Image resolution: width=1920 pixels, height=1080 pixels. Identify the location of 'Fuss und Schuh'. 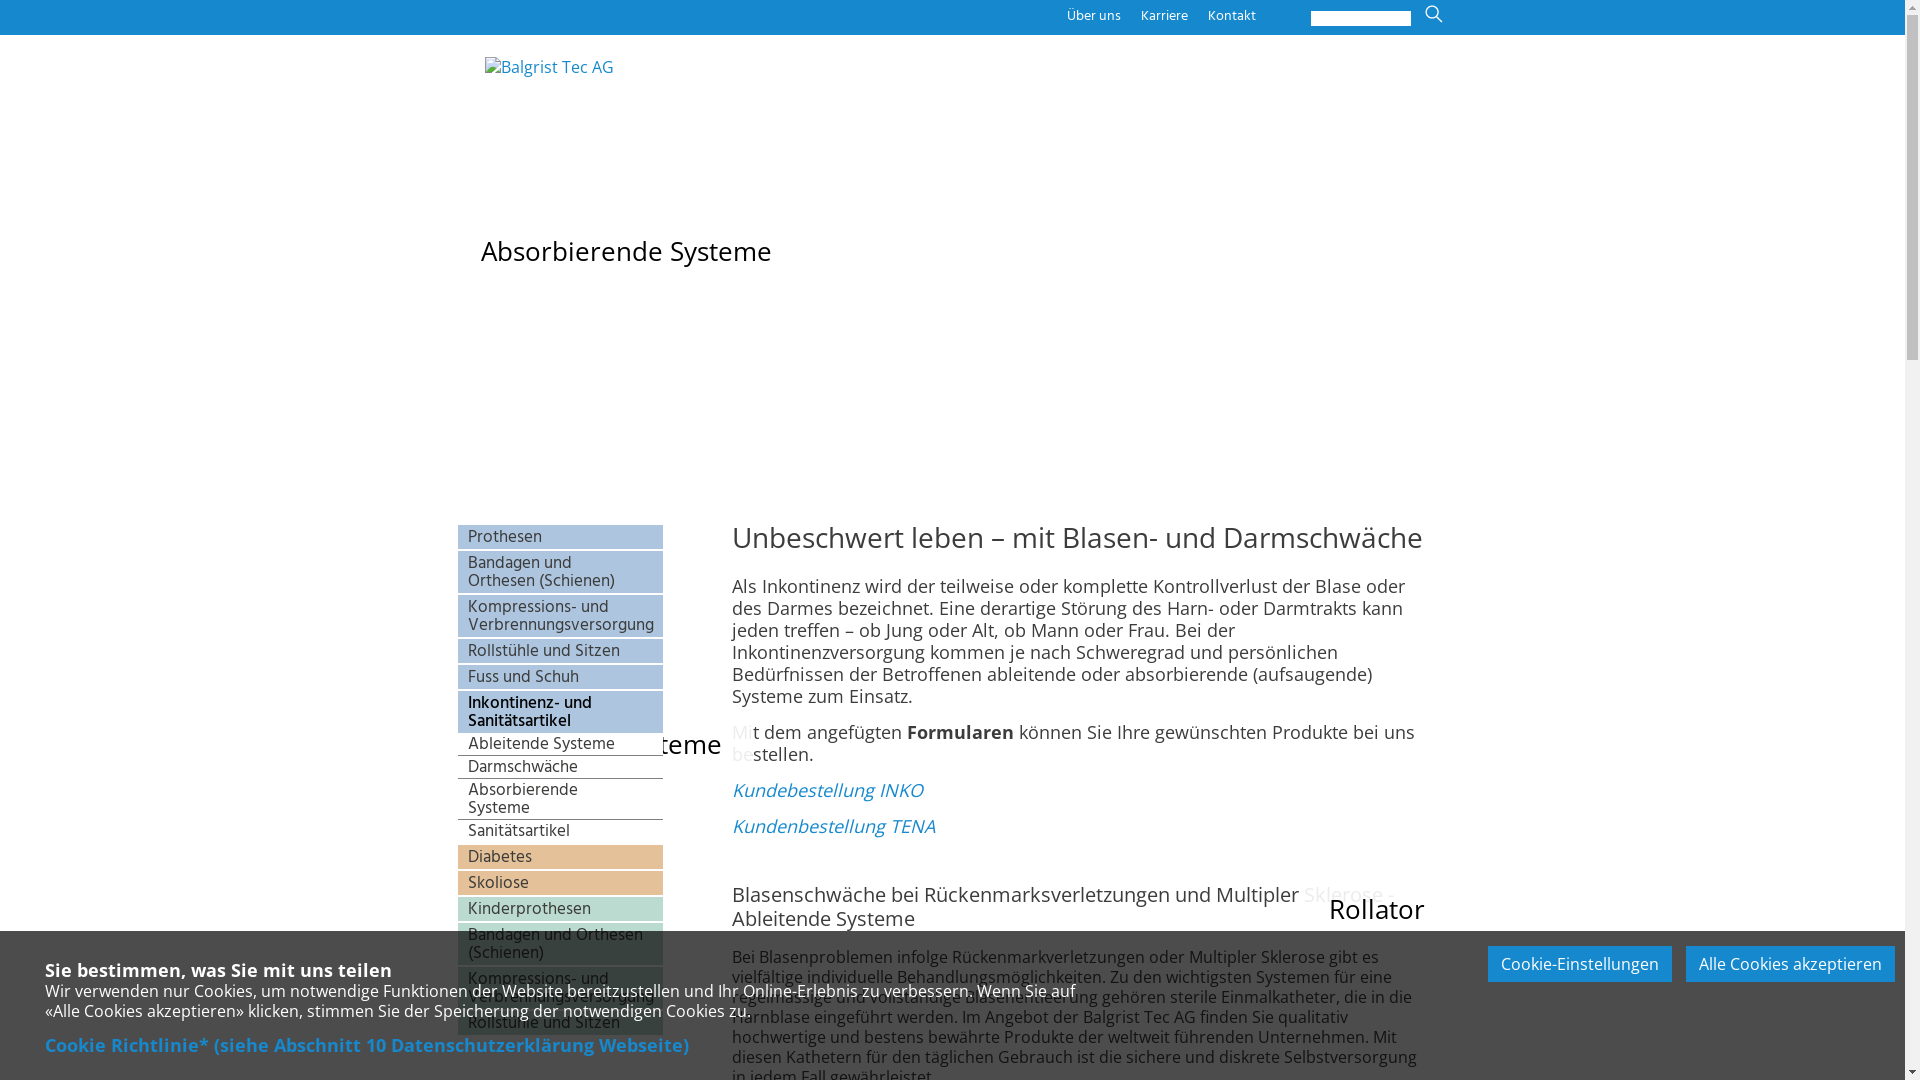
(560, 676).